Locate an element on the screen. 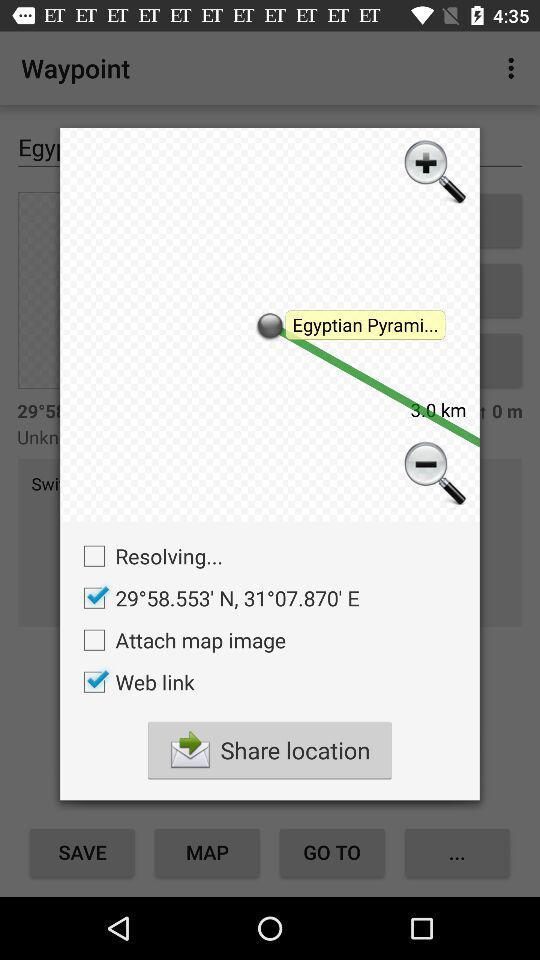  the resolving... is located at coordinates (147, 556).